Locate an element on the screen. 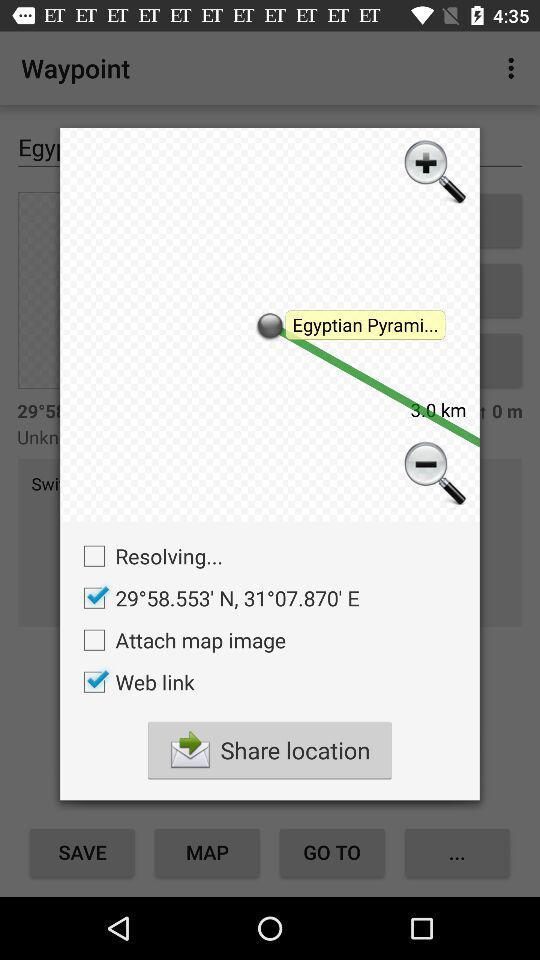  the resolving... is located at coordinates (147, 556).